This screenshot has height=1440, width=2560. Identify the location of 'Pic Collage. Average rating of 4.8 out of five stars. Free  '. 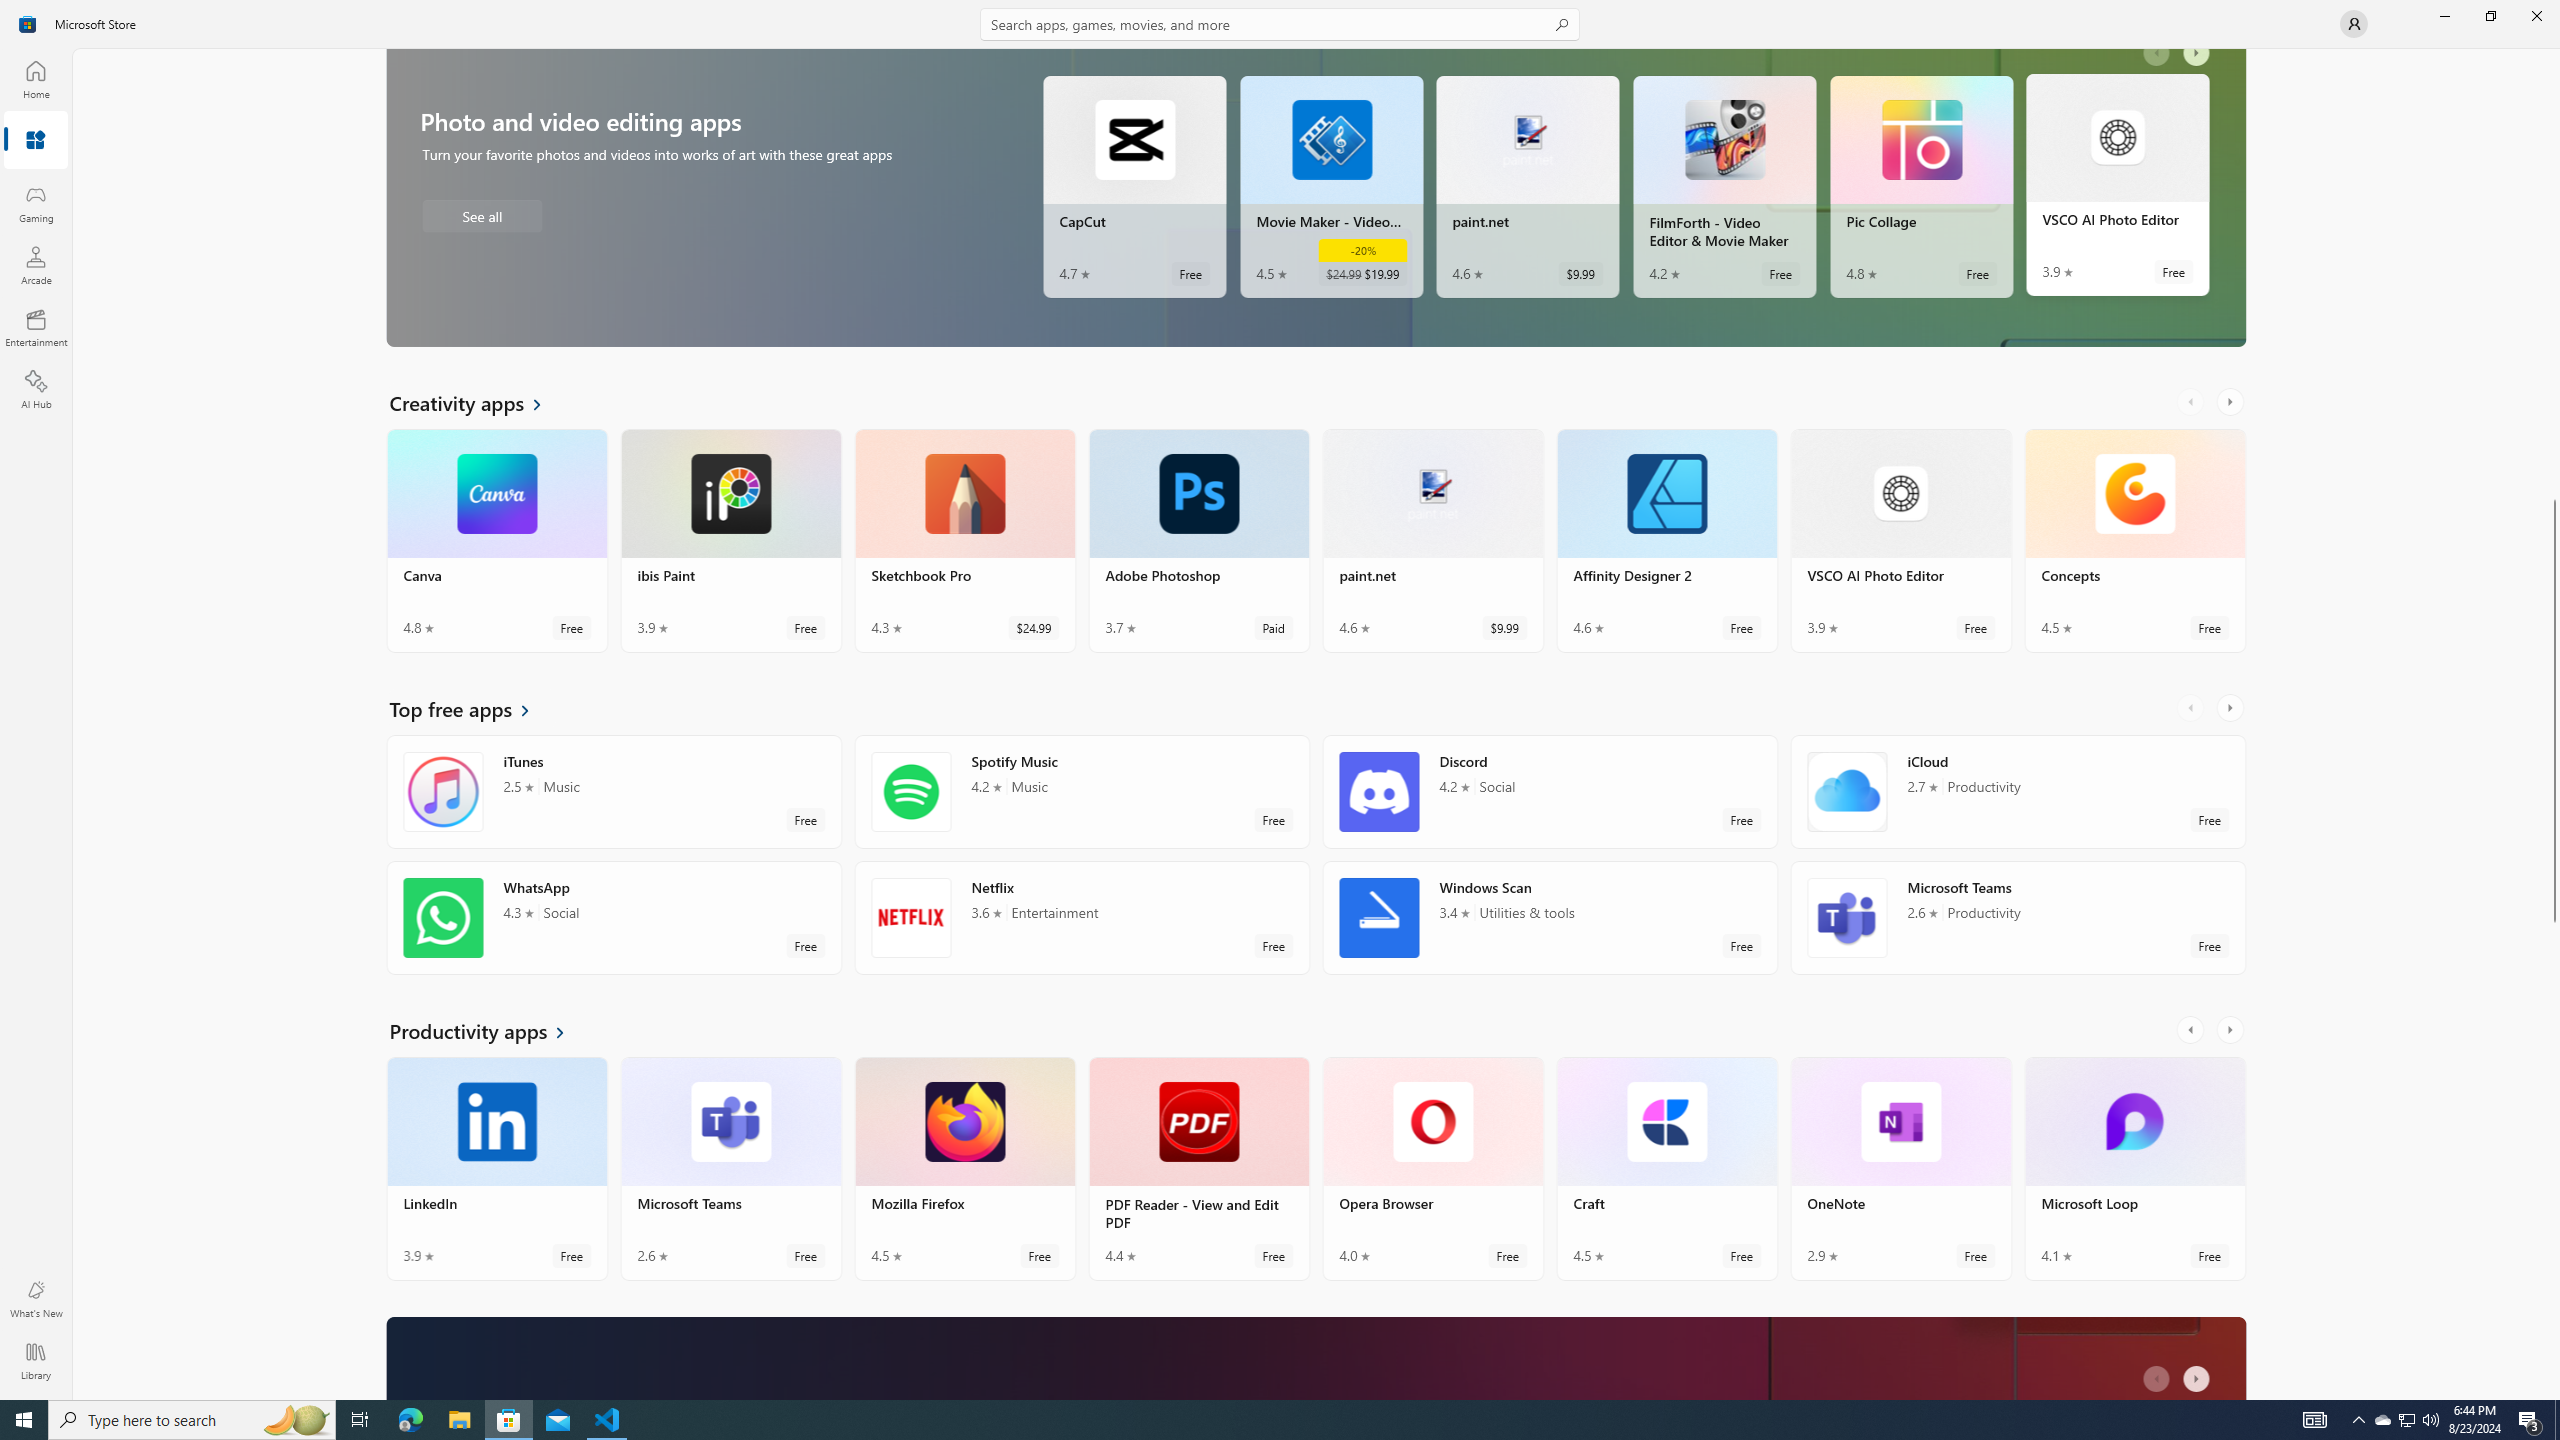
(1920, 189).